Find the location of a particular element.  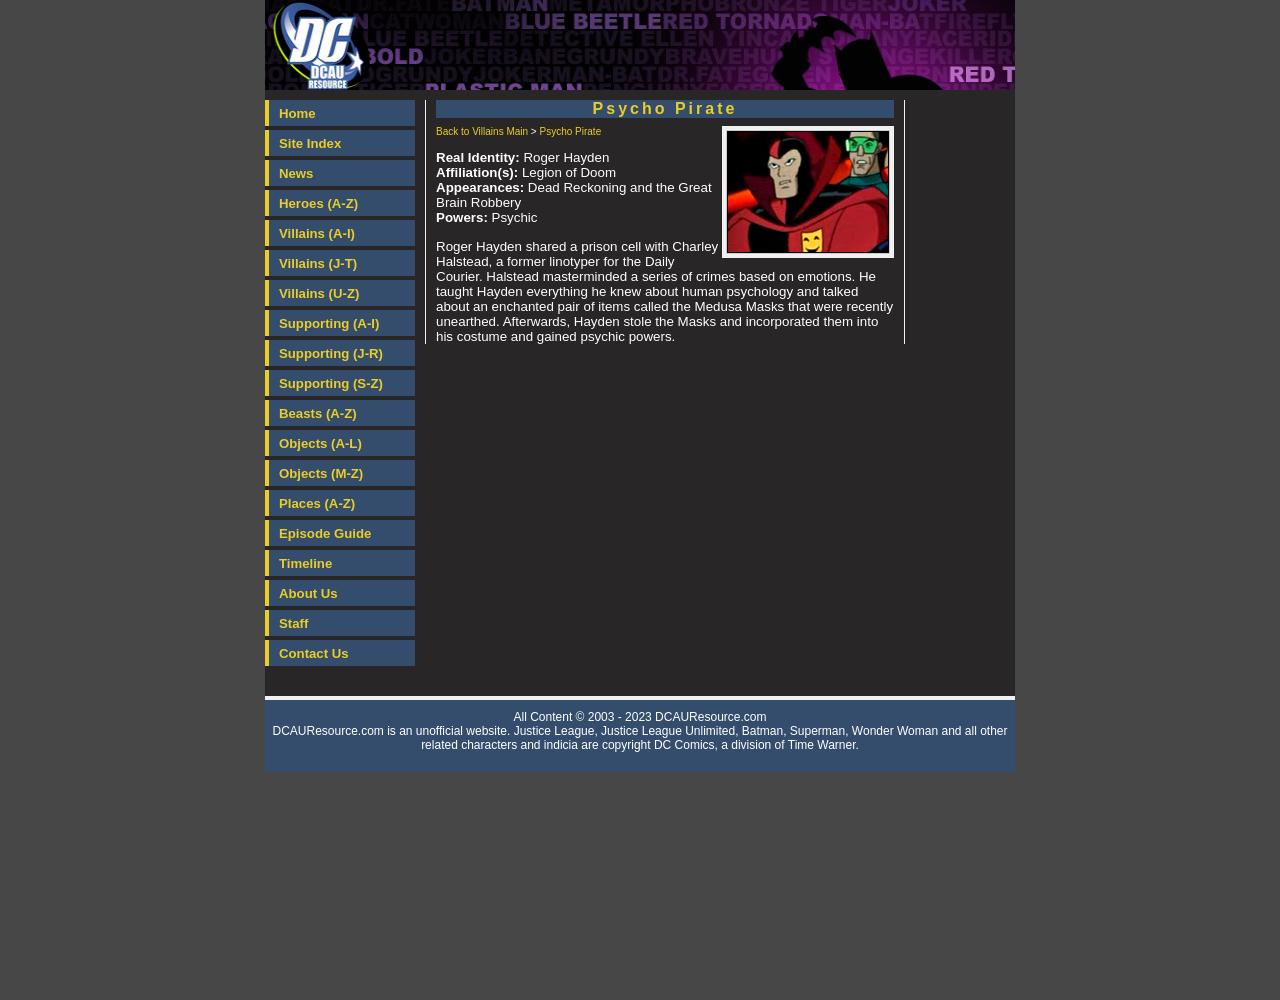

'Contact Us' is located at coordinates (278, 653).